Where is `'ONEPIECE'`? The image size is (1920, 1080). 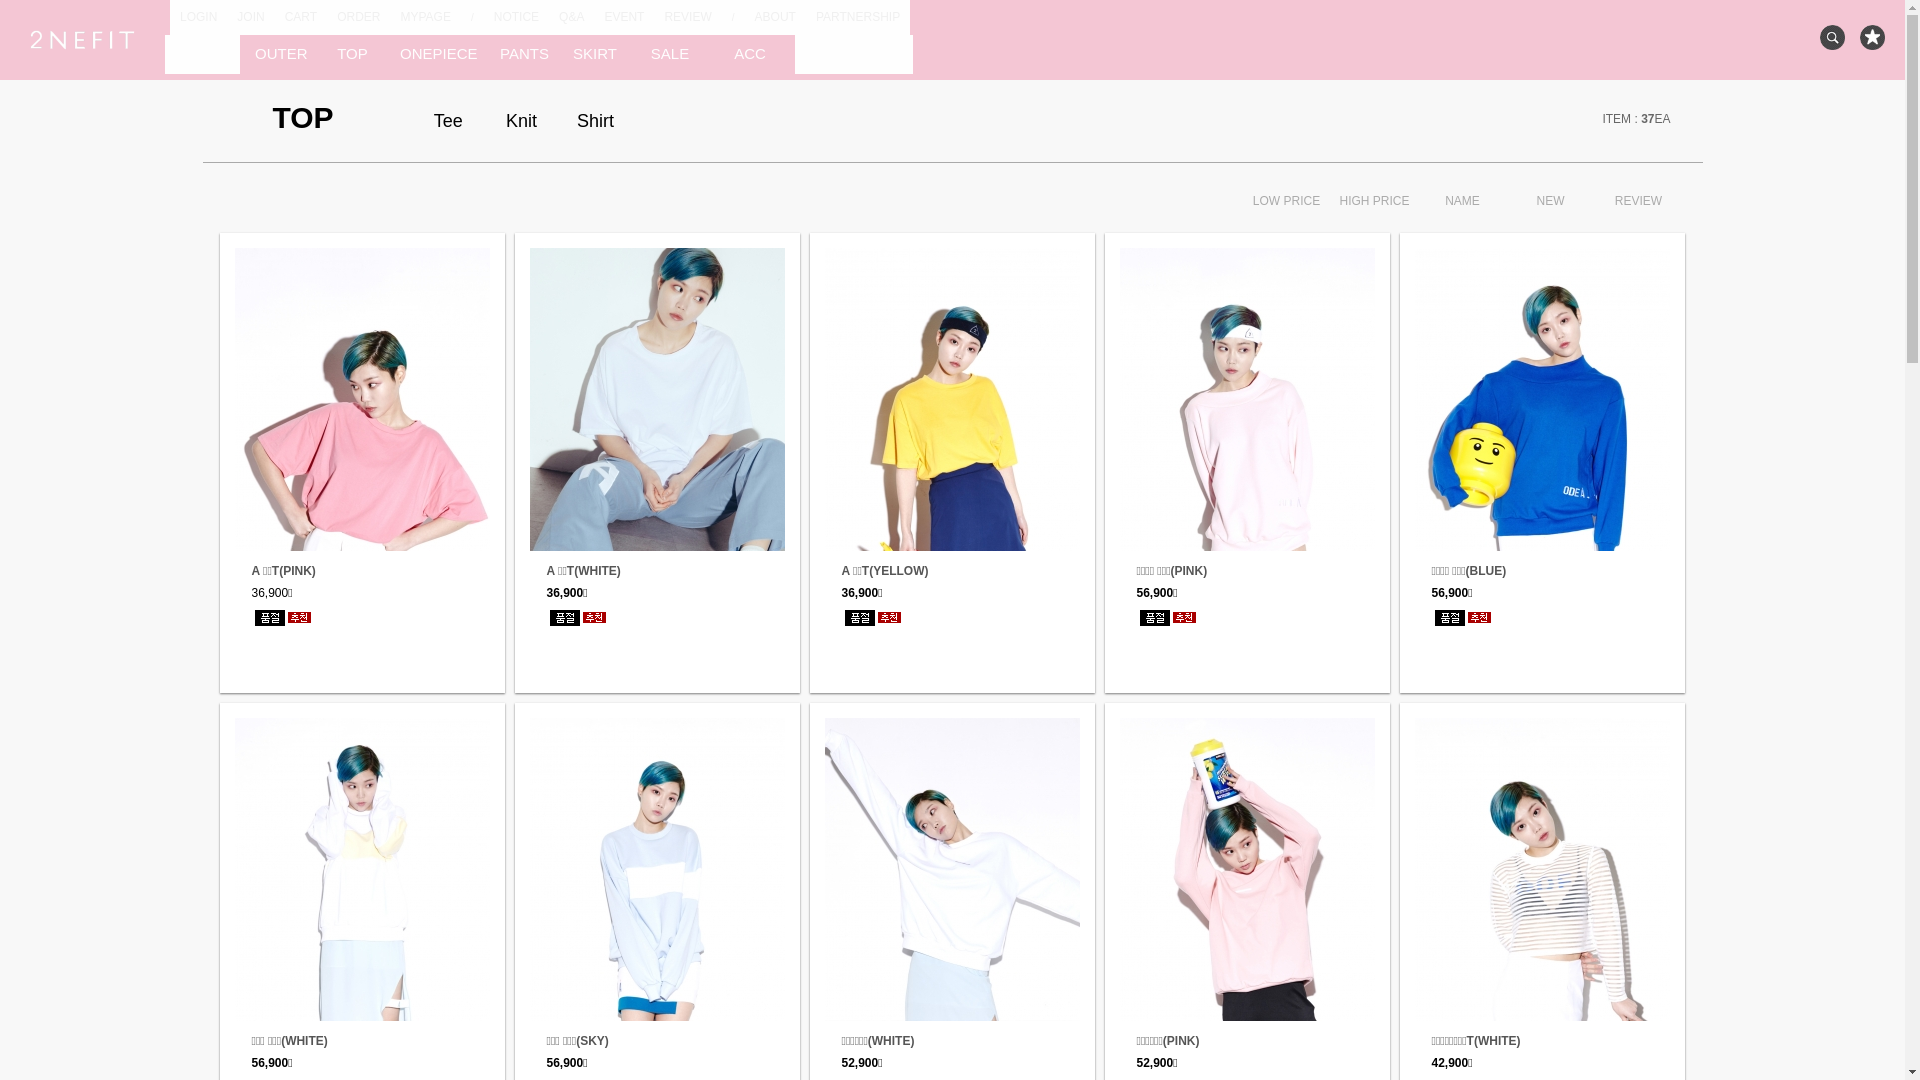 'ONEPIECE' is located at coordinates (434, 52).